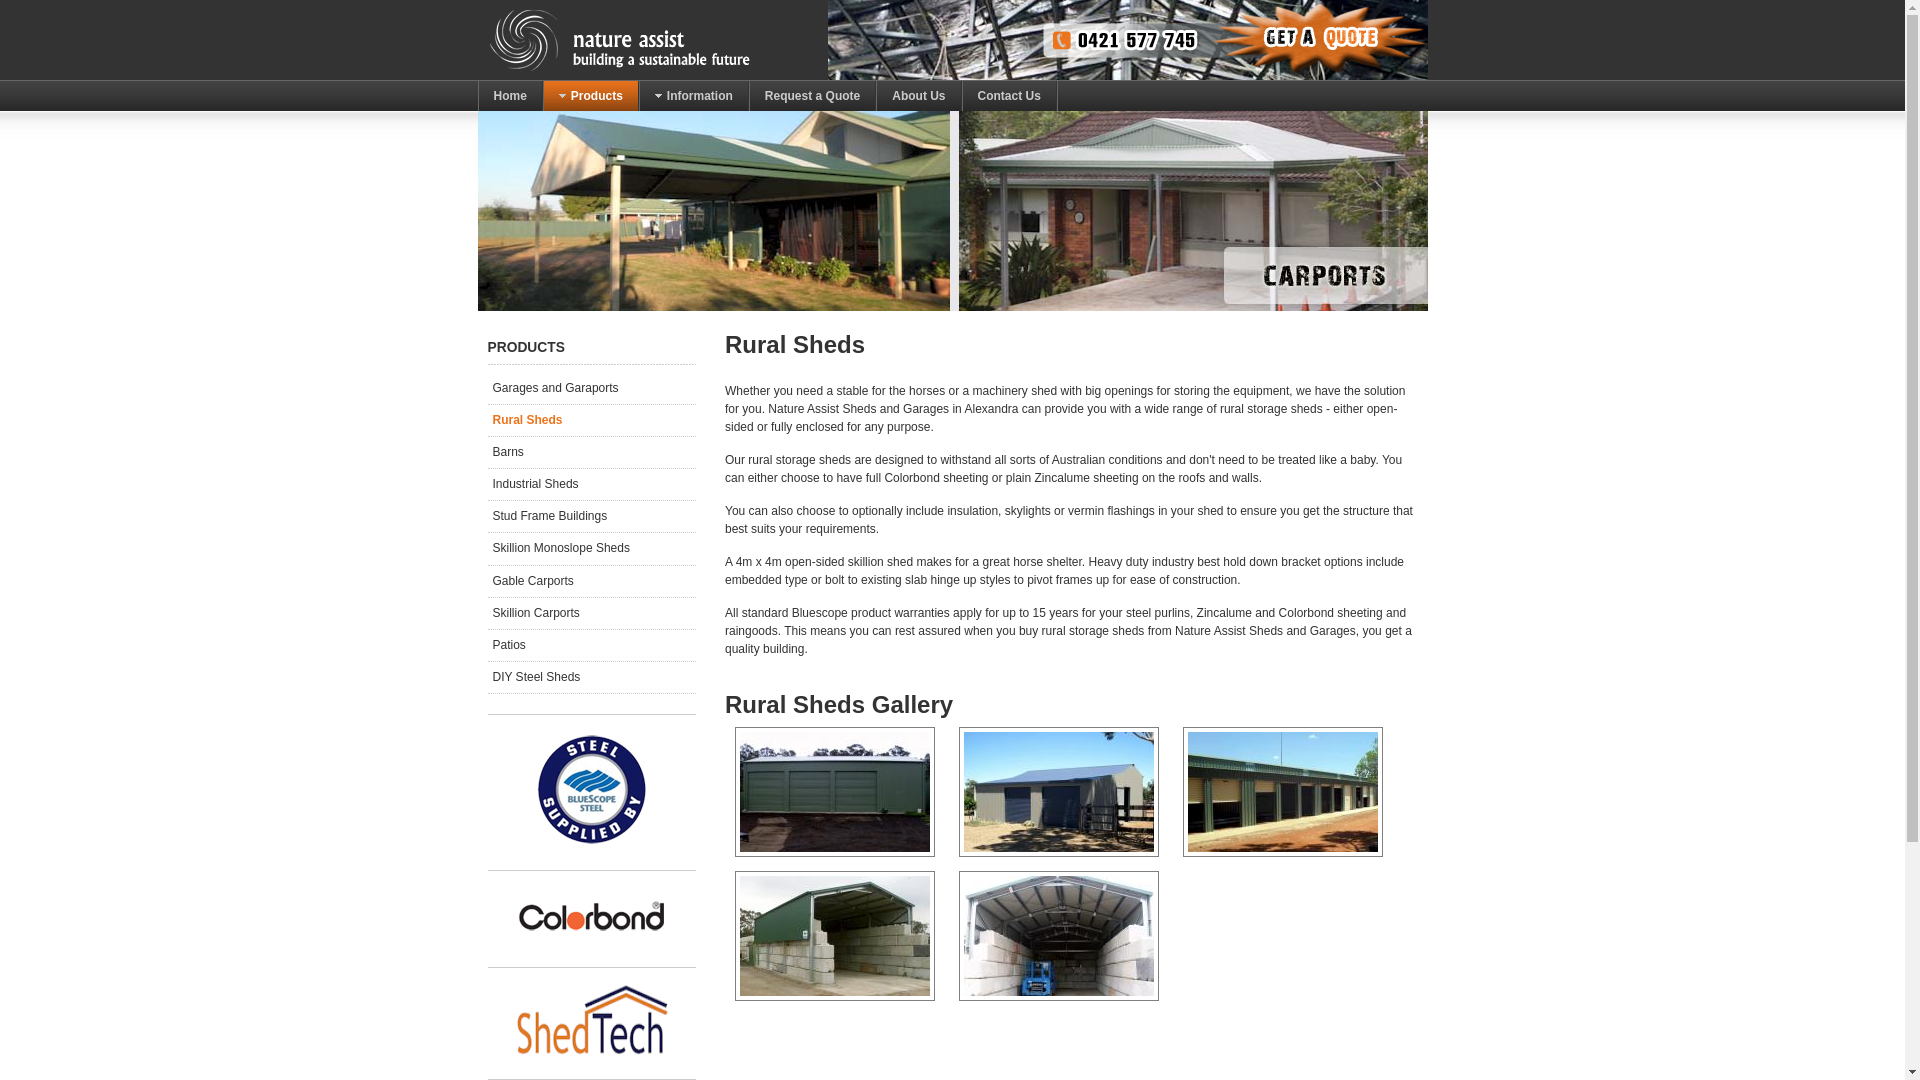  I want to click on 'Request a Quote', so click(812, 96).